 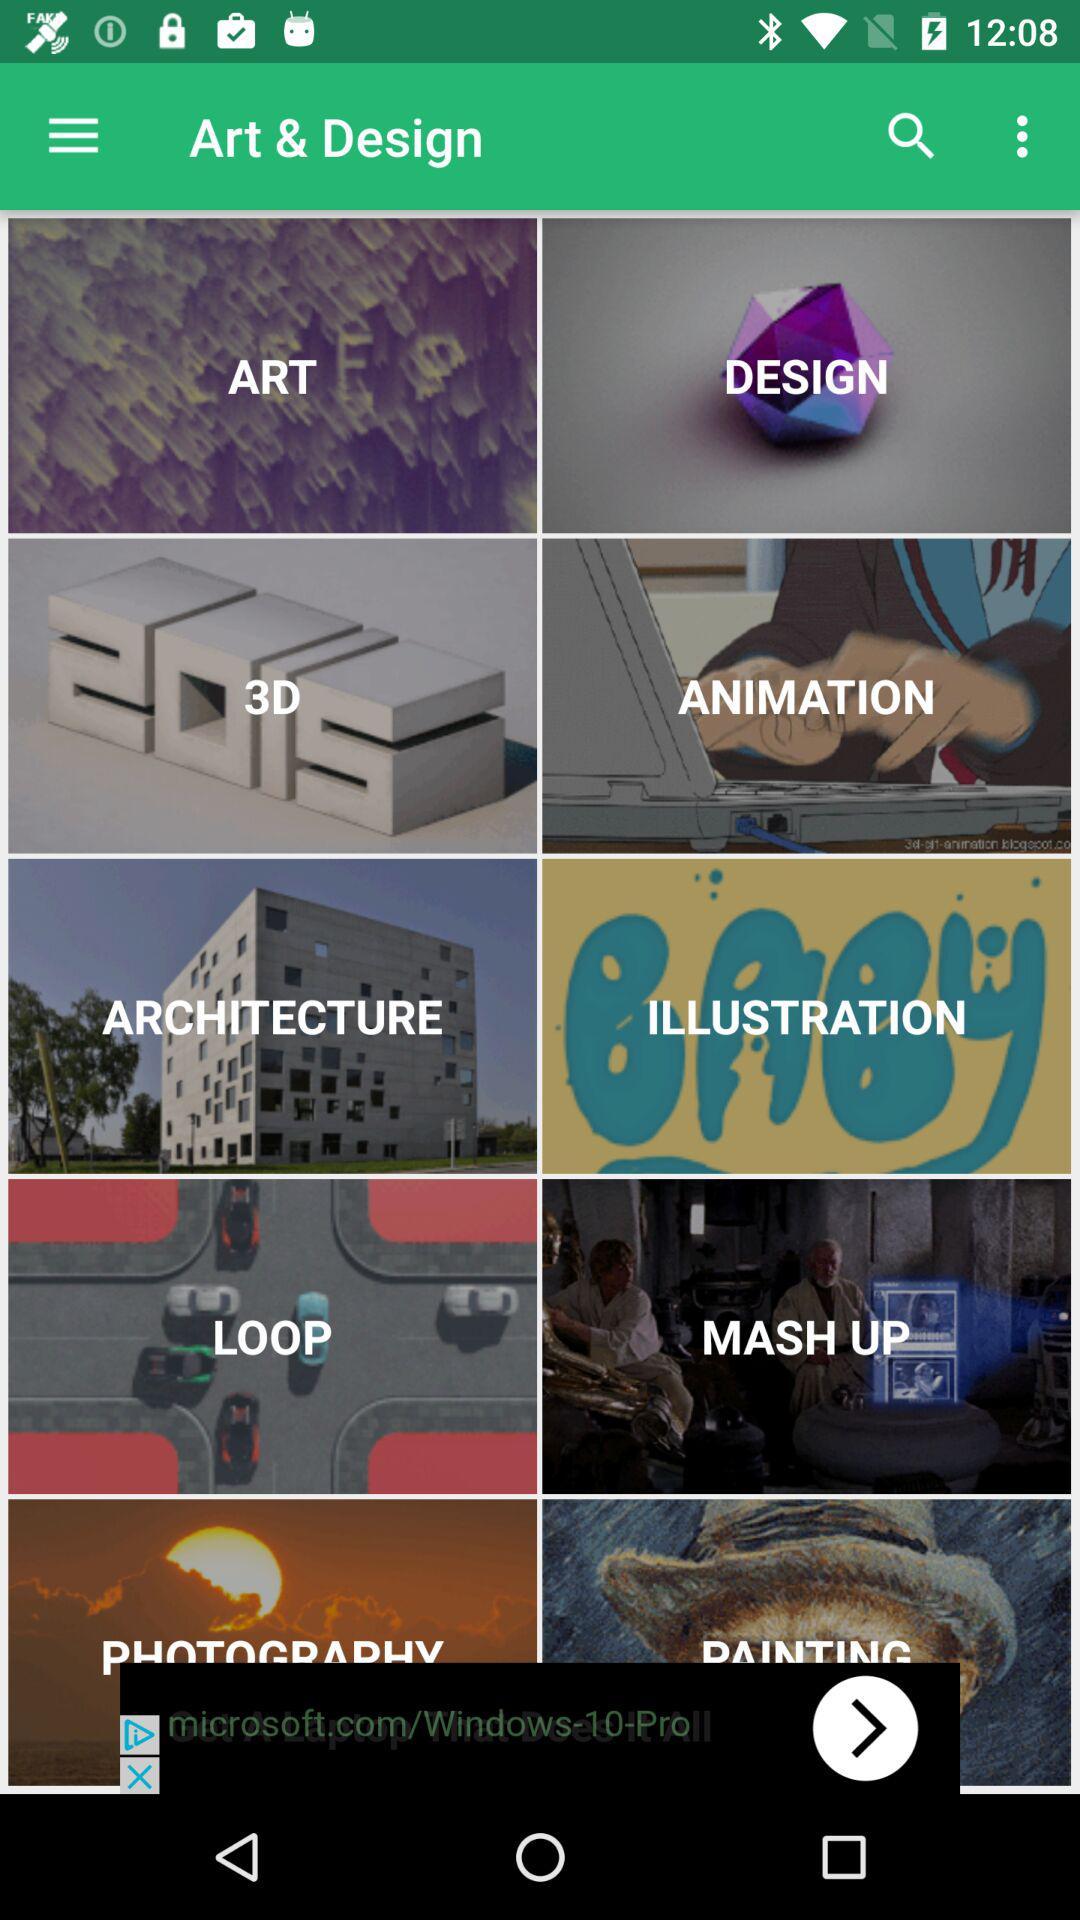 I want to click on second position in the first row, so click(x=805, y=375).